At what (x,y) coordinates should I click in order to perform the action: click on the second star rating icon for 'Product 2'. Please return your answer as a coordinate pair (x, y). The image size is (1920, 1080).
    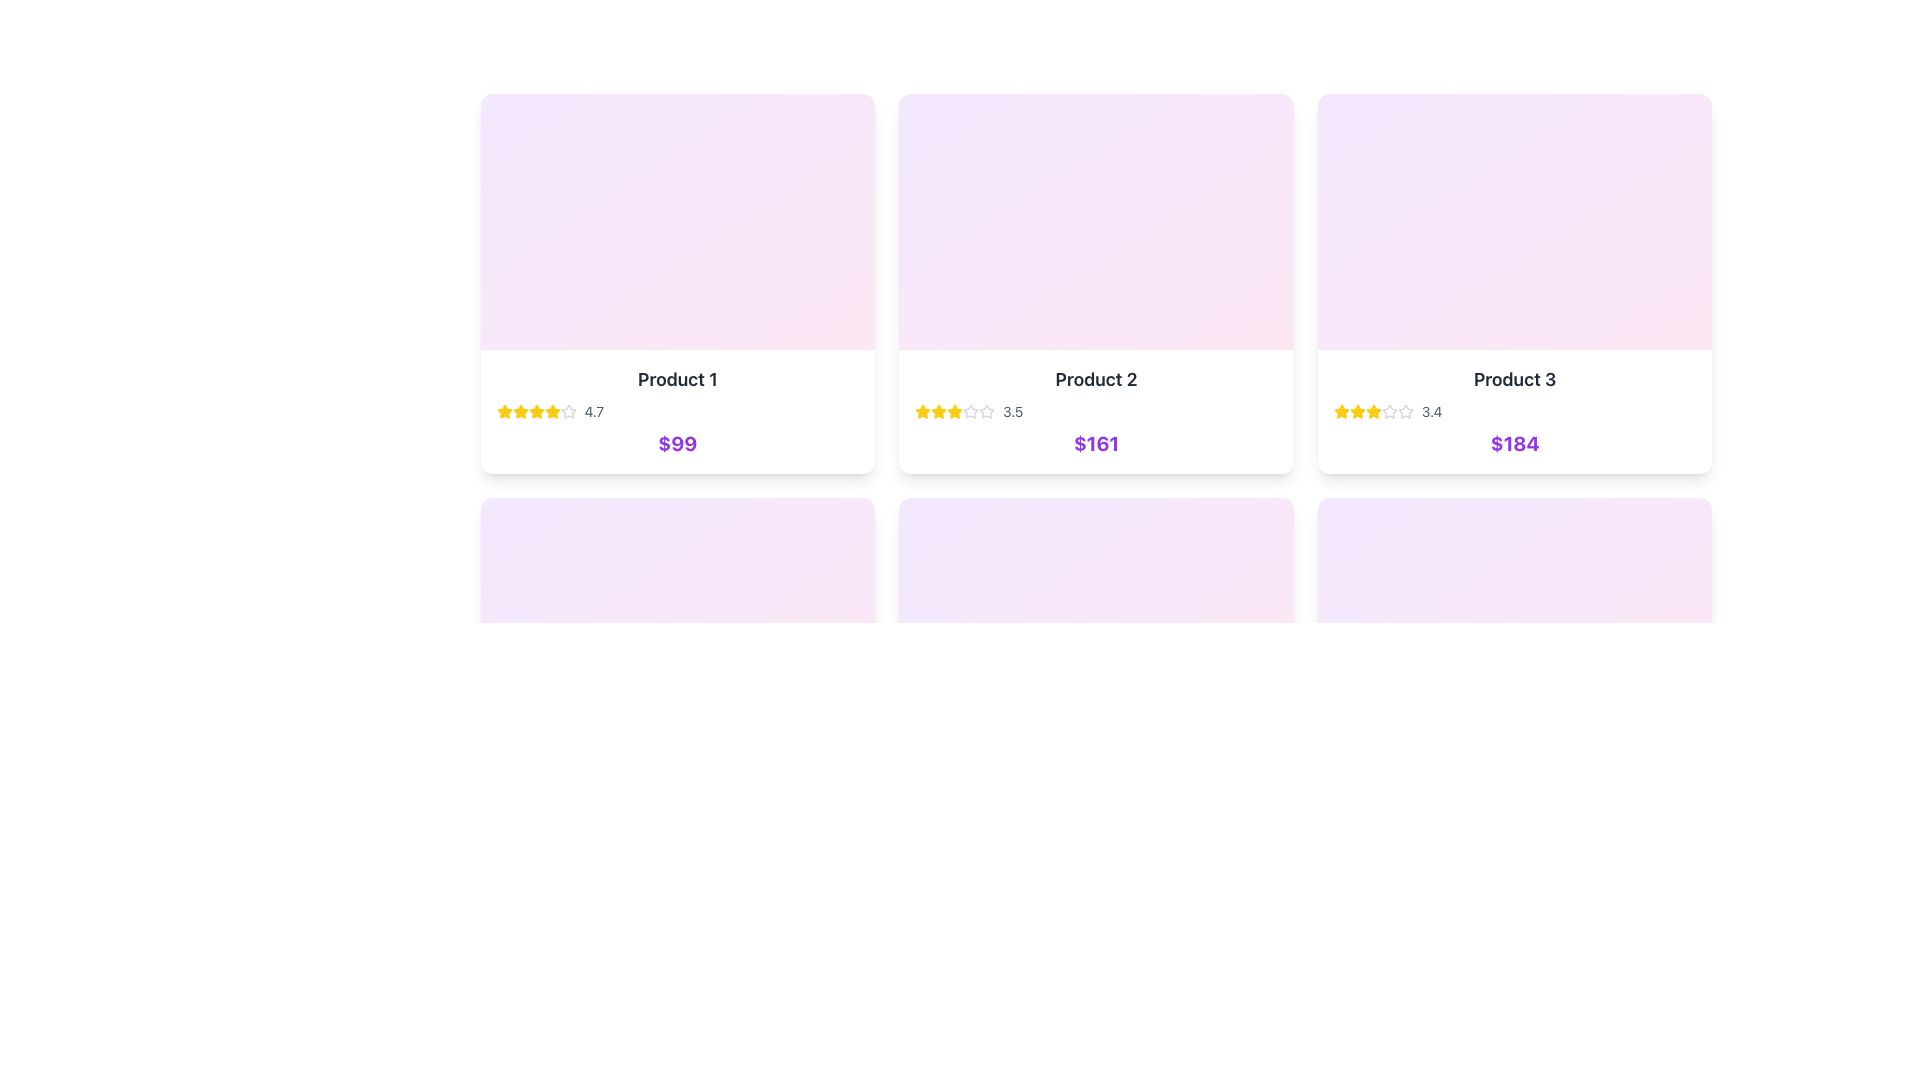
    Looking at the image, I should click on (938, 410).